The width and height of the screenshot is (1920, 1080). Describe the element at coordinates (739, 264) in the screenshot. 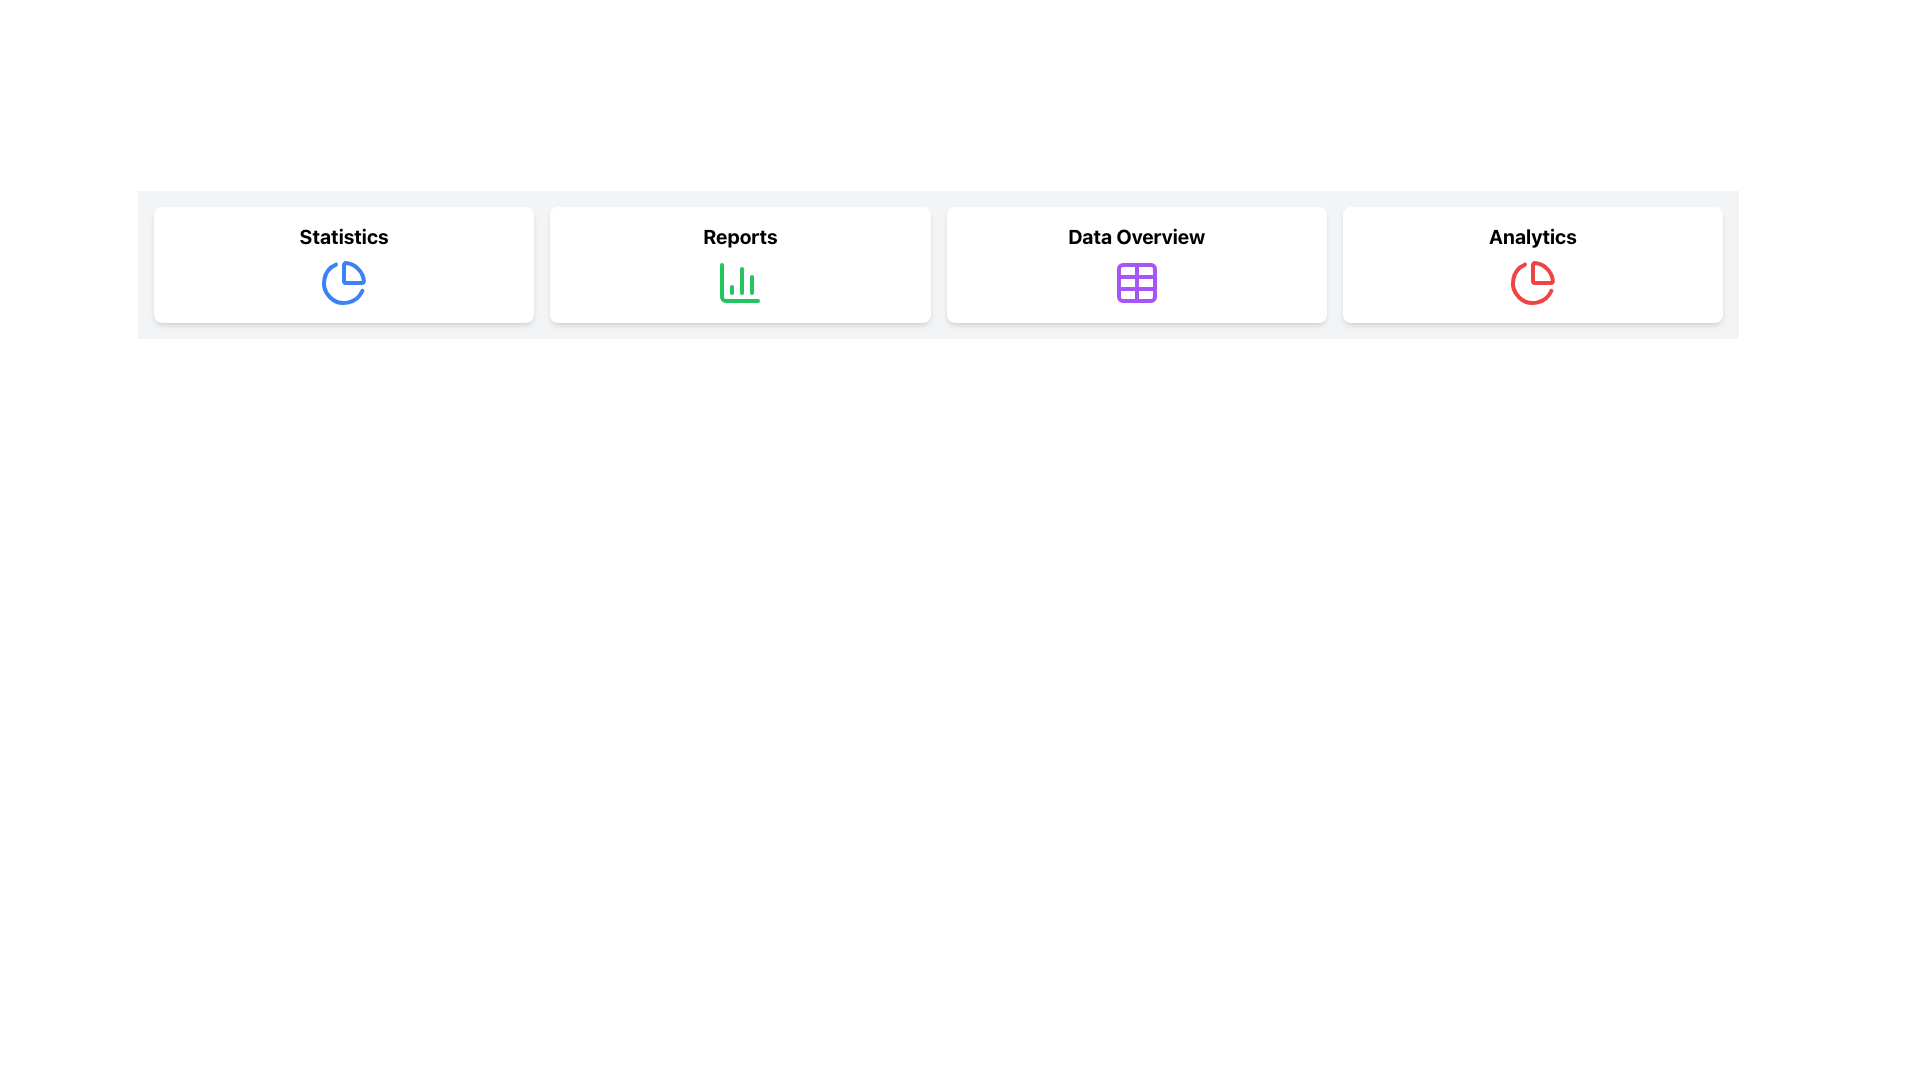

I see `the second Card component in the grid, which provides access to reports or related data, to interact with it` at that location.